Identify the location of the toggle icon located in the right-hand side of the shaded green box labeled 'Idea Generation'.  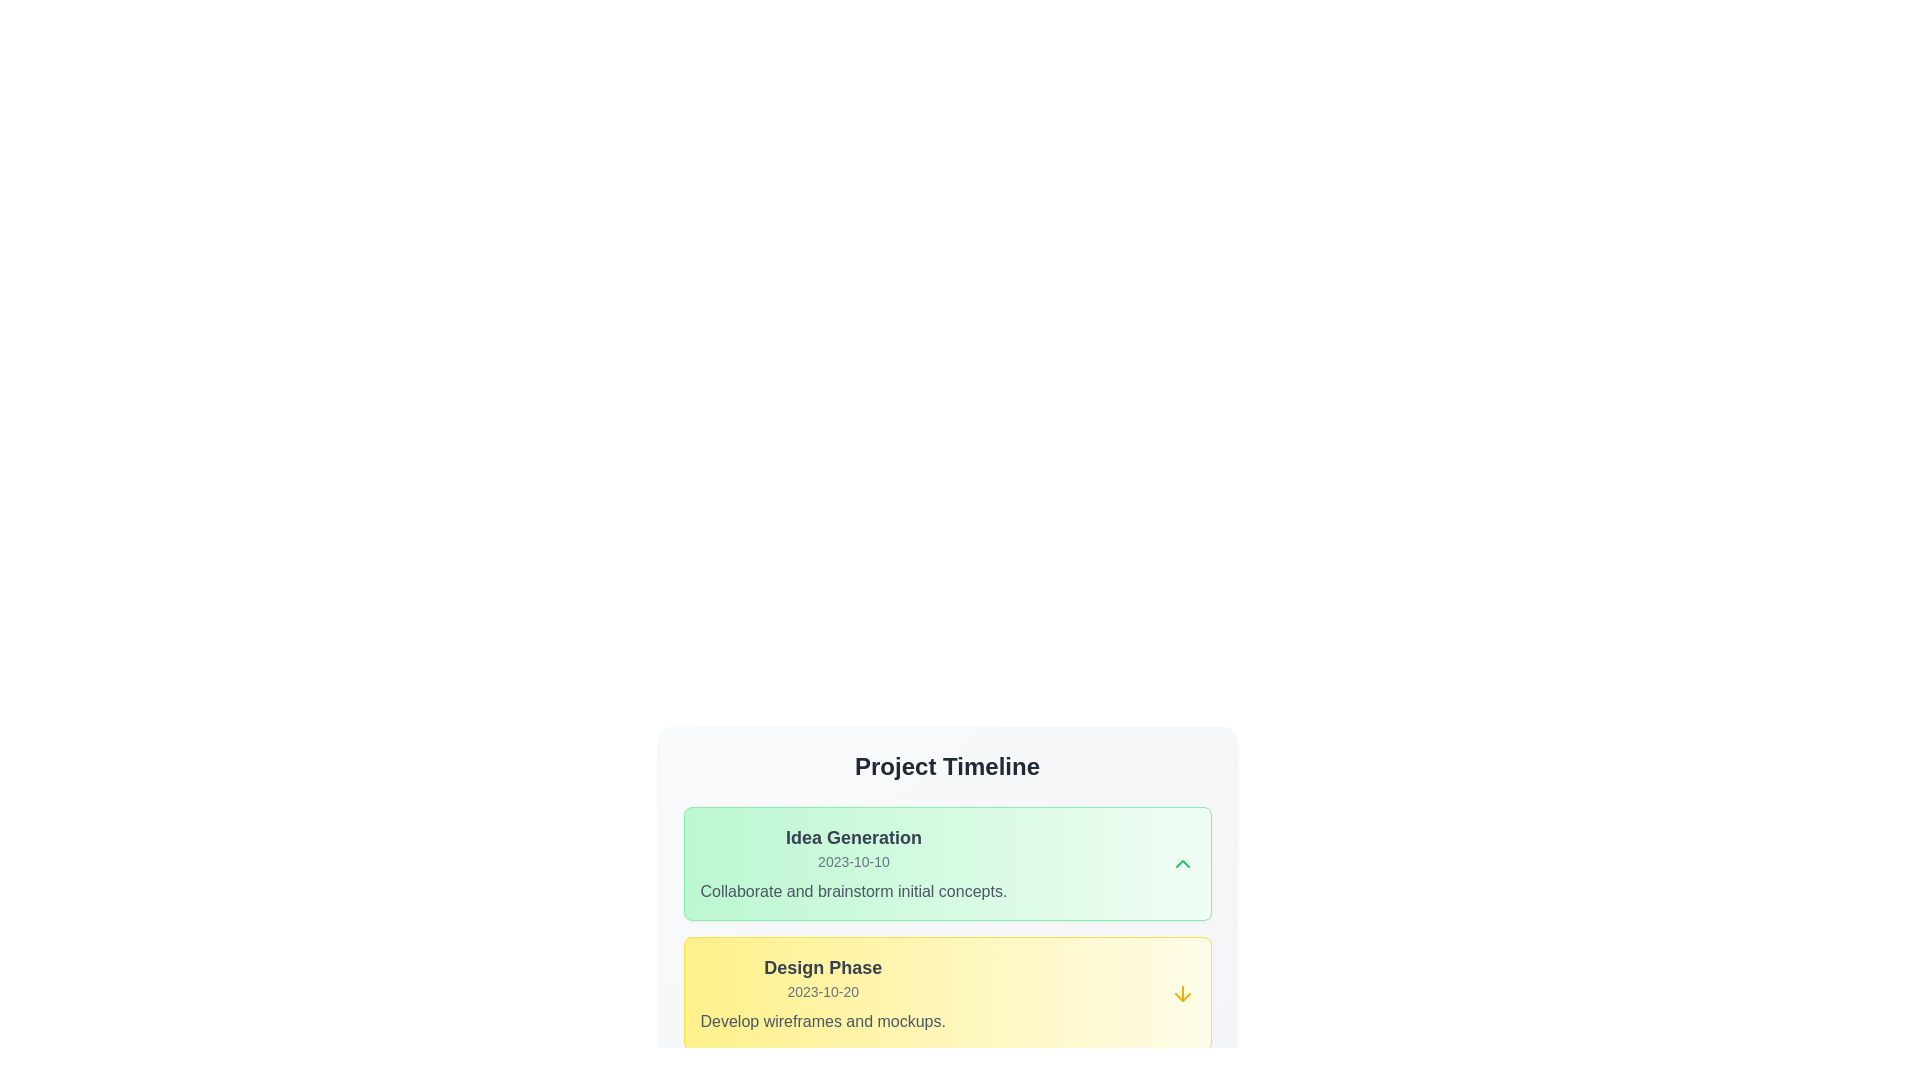
(1182, 863).